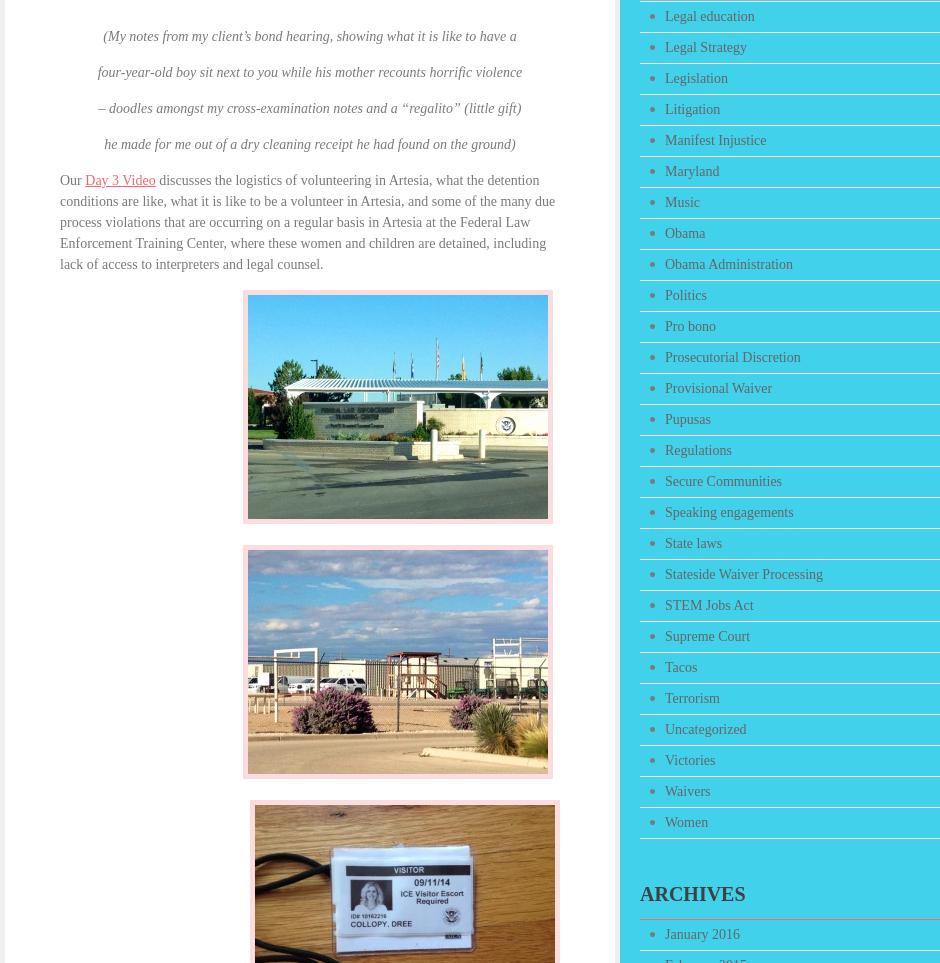  Describe the element at coordinates (306, 222) in the screenshot. I see `'discusses the logistics of volunteering in Artesia, what the detention conditions are like, what it is like to be a volunteer in Artesia, and some of the many due process violations that are occurring on a regular basis in Artesia at the Federal Law Enforcement Training Center, where these women and children are detained, including lack of access to interpreters and legal counsel.'` at that location.